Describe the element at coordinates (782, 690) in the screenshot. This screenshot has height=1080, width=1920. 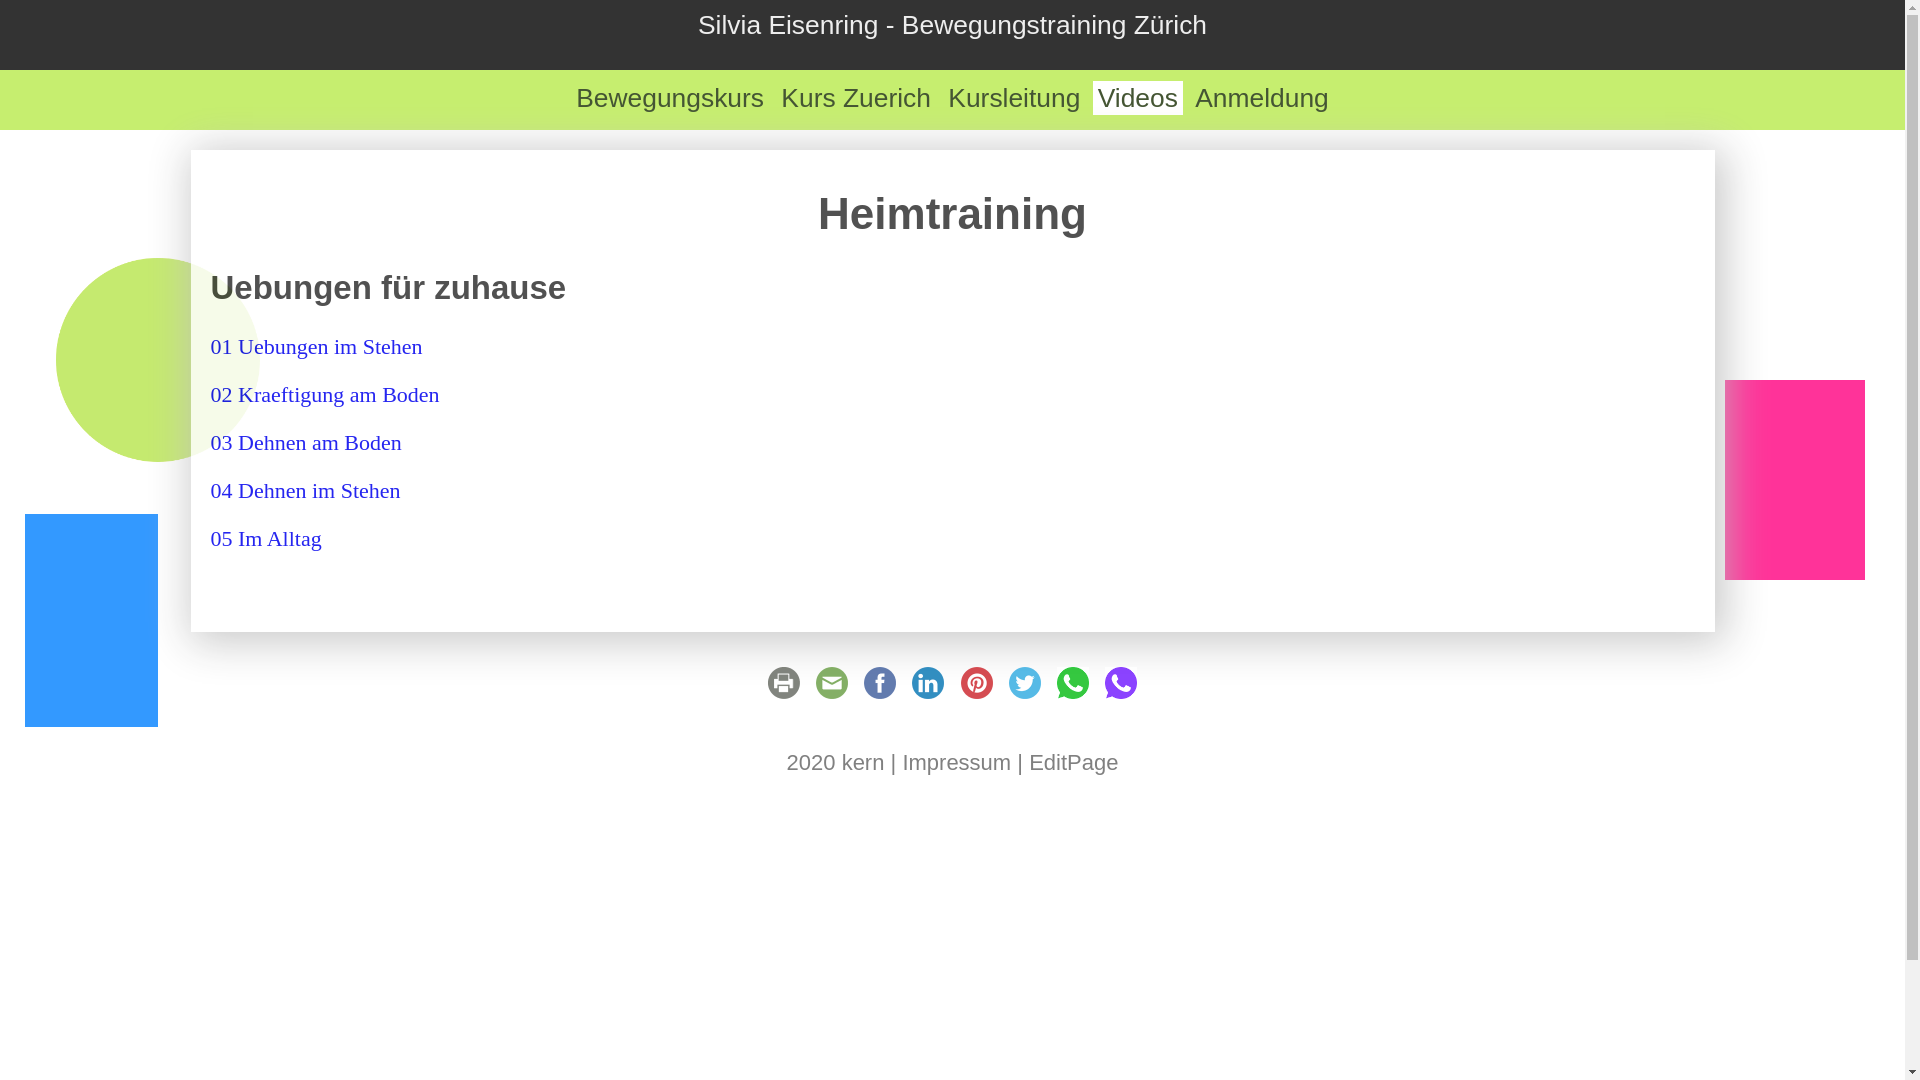
I see `'Print'` at that location.